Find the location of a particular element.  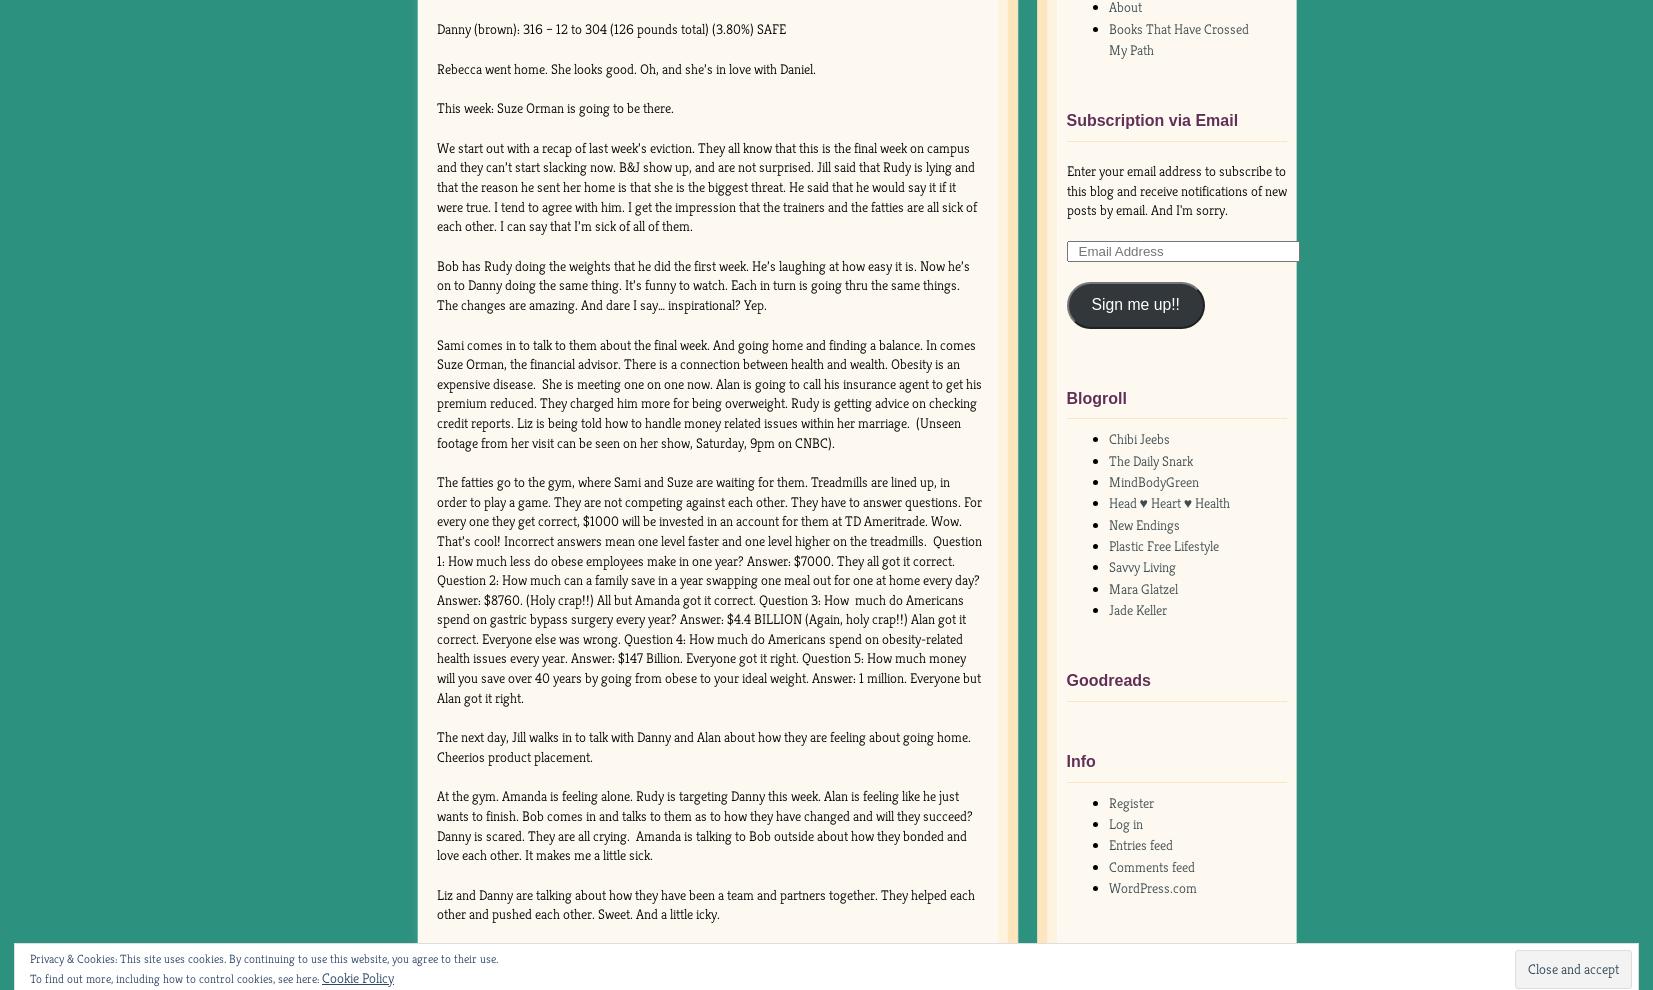

'Entries feed' is located at coordinates (1140, 844).